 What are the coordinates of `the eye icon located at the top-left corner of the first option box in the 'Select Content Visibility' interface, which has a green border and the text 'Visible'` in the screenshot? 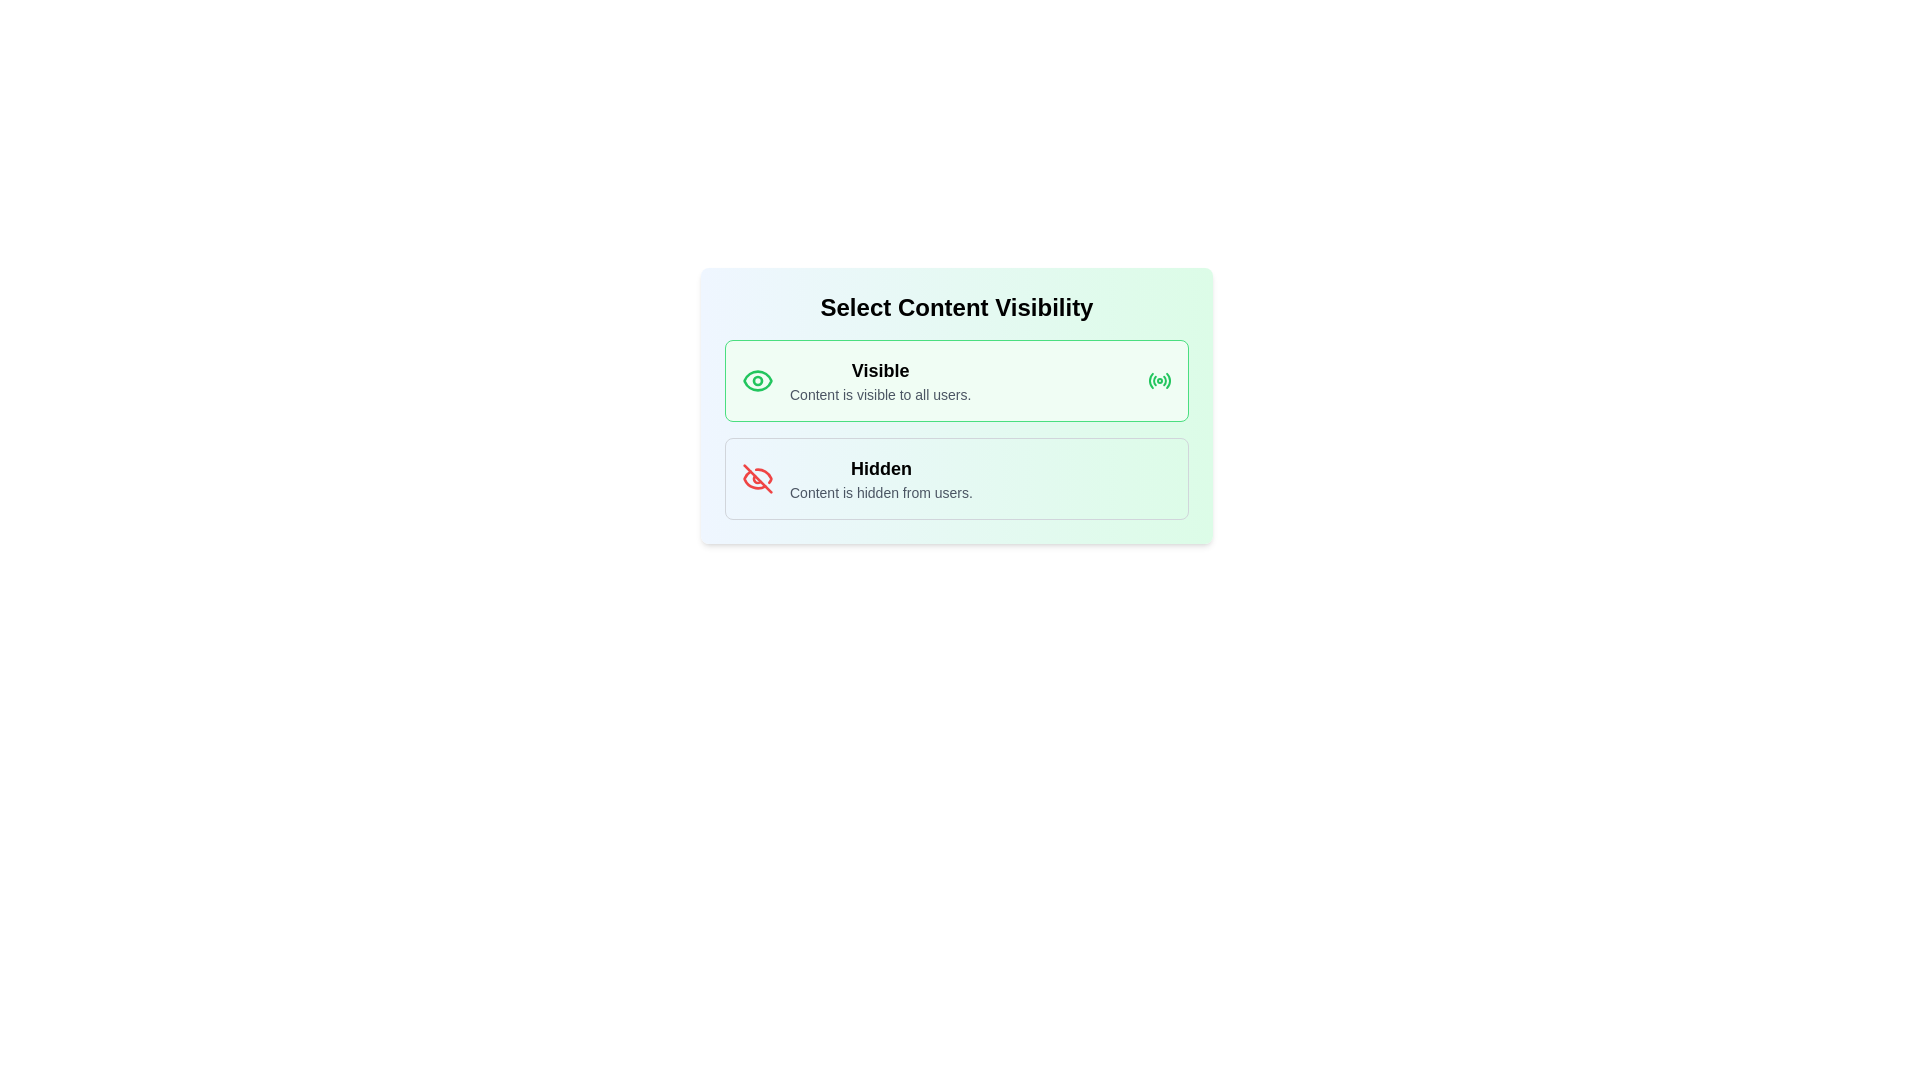 It's located at (757, 381).